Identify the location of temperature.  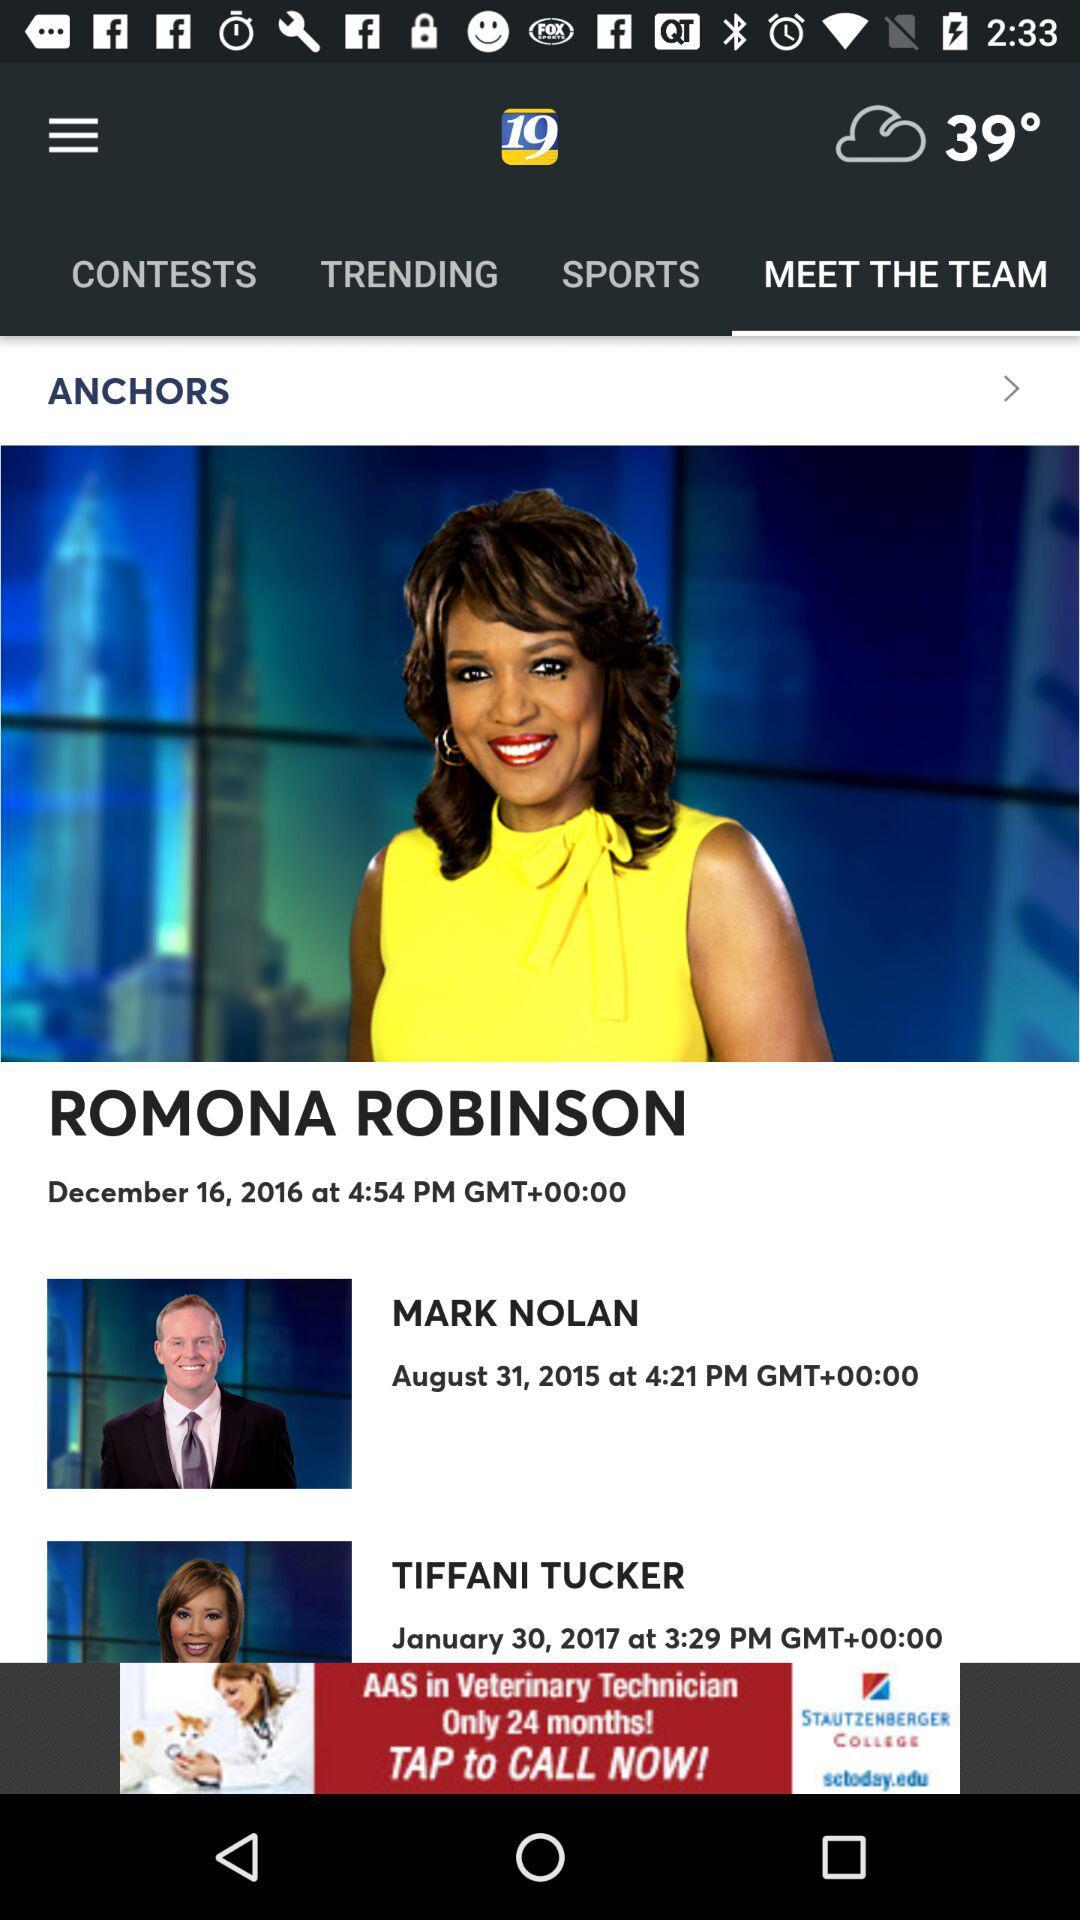
(880, 135).